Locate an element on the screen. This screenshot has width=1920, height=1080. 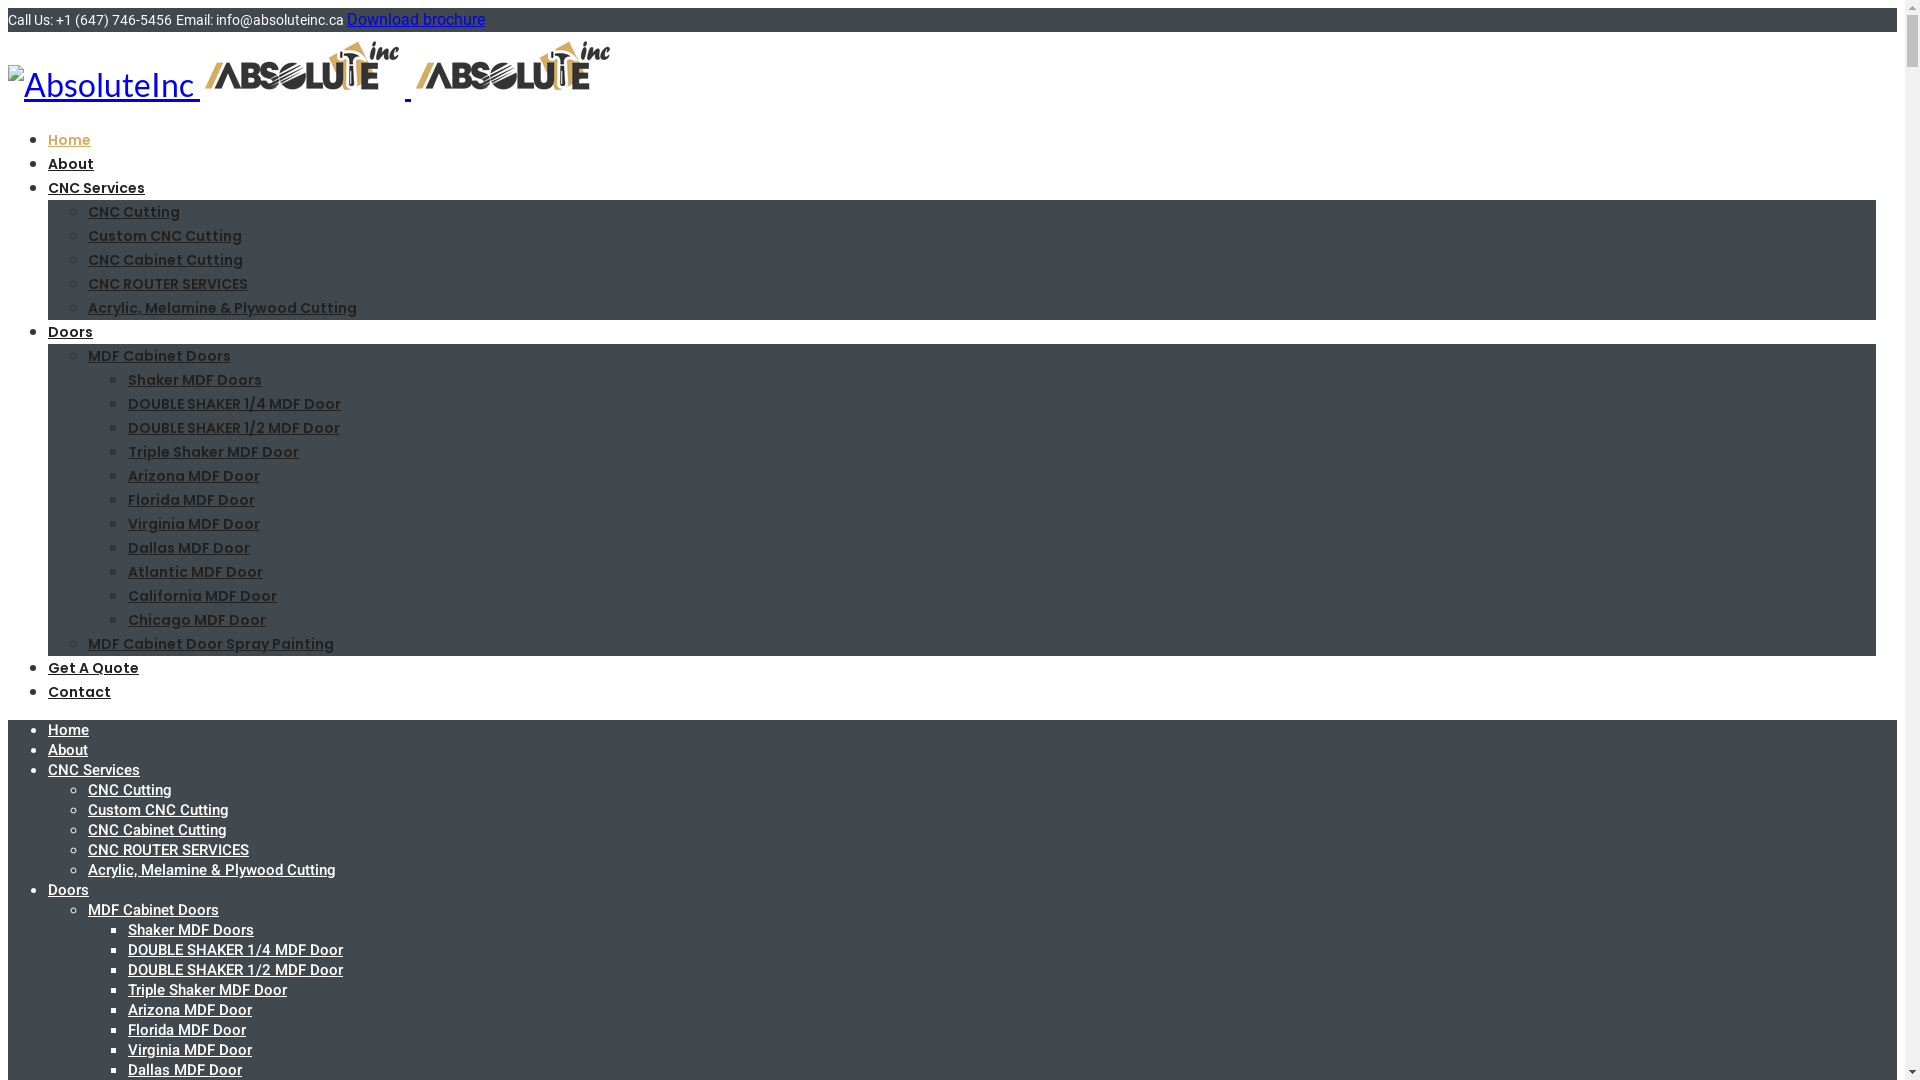
'MDF Cabinet Doors' is located at coordinates (152, 910).